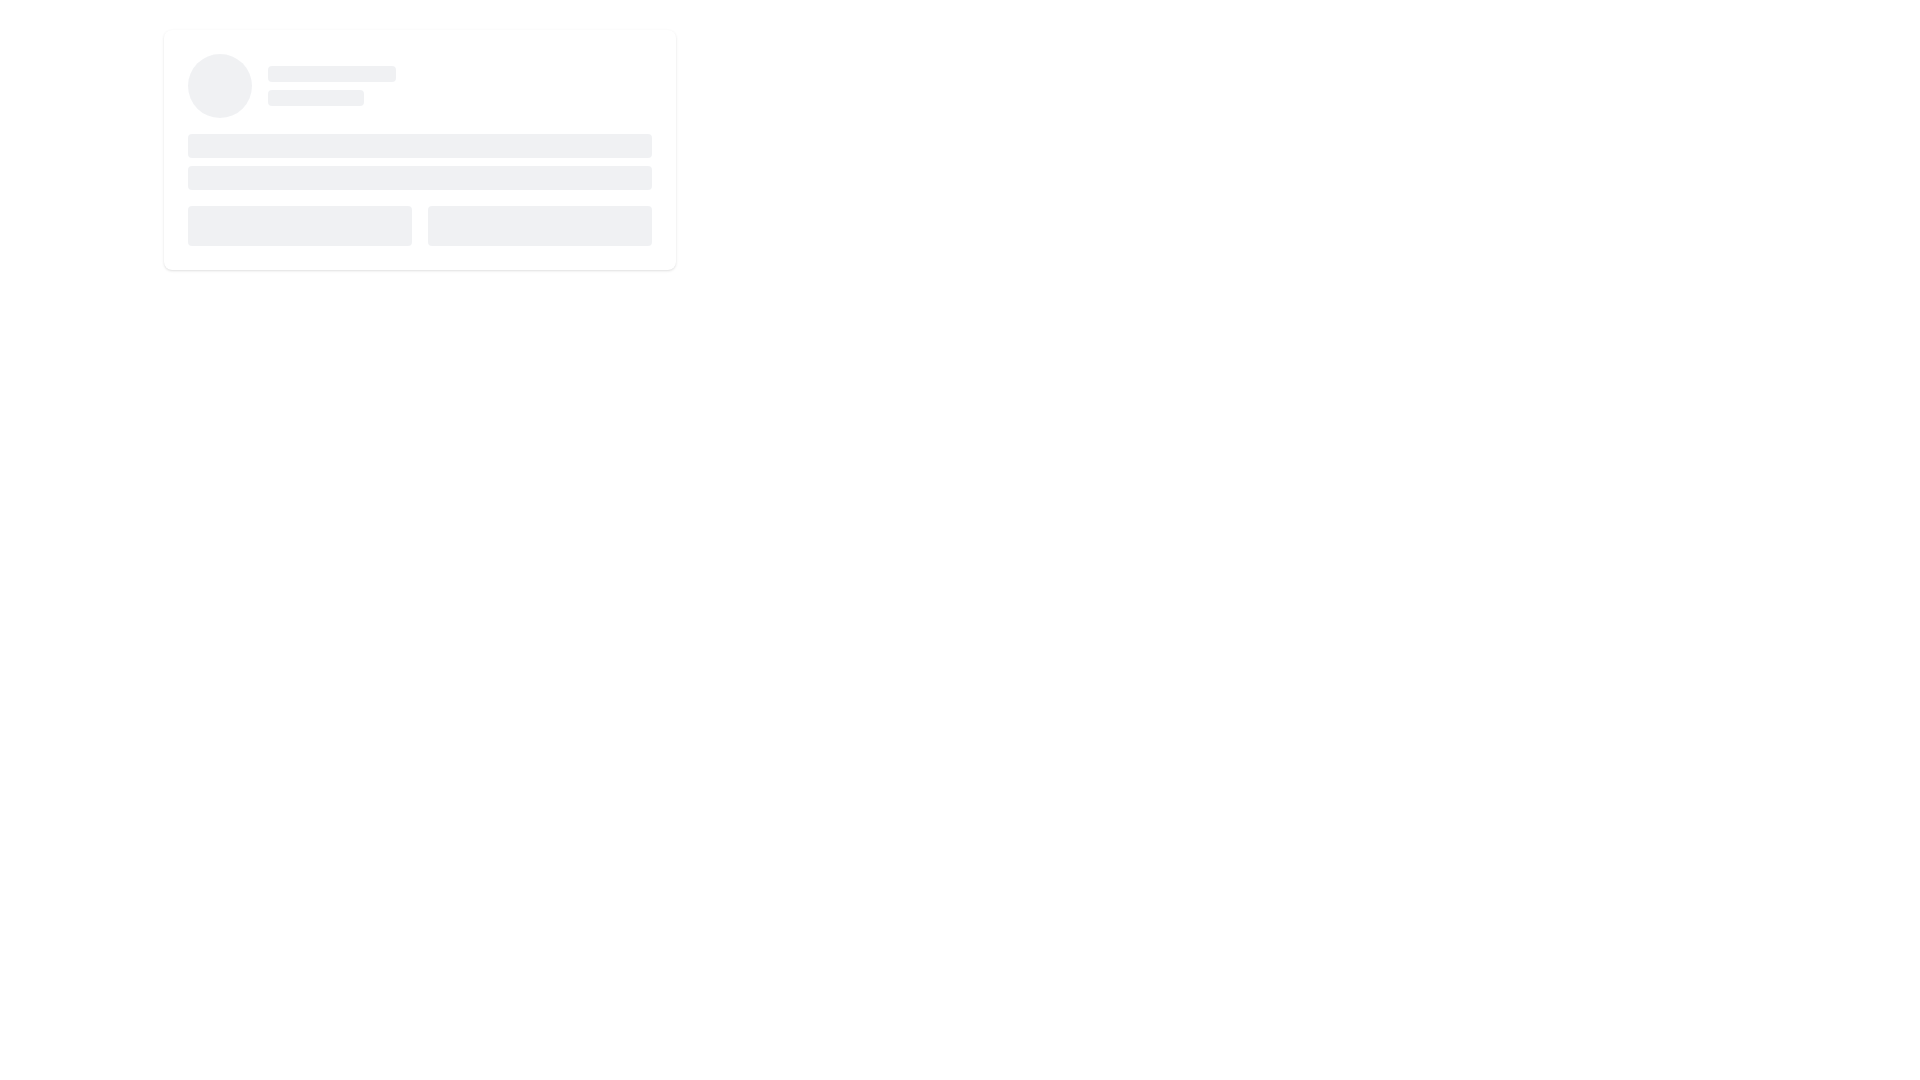  What do you see at coordinates (419, 149) in the screenshot?
I see `the loading animation of the skeletal loader for the user profile located in the top-left quadrant of the main application view` at bounding box center [419, 149].